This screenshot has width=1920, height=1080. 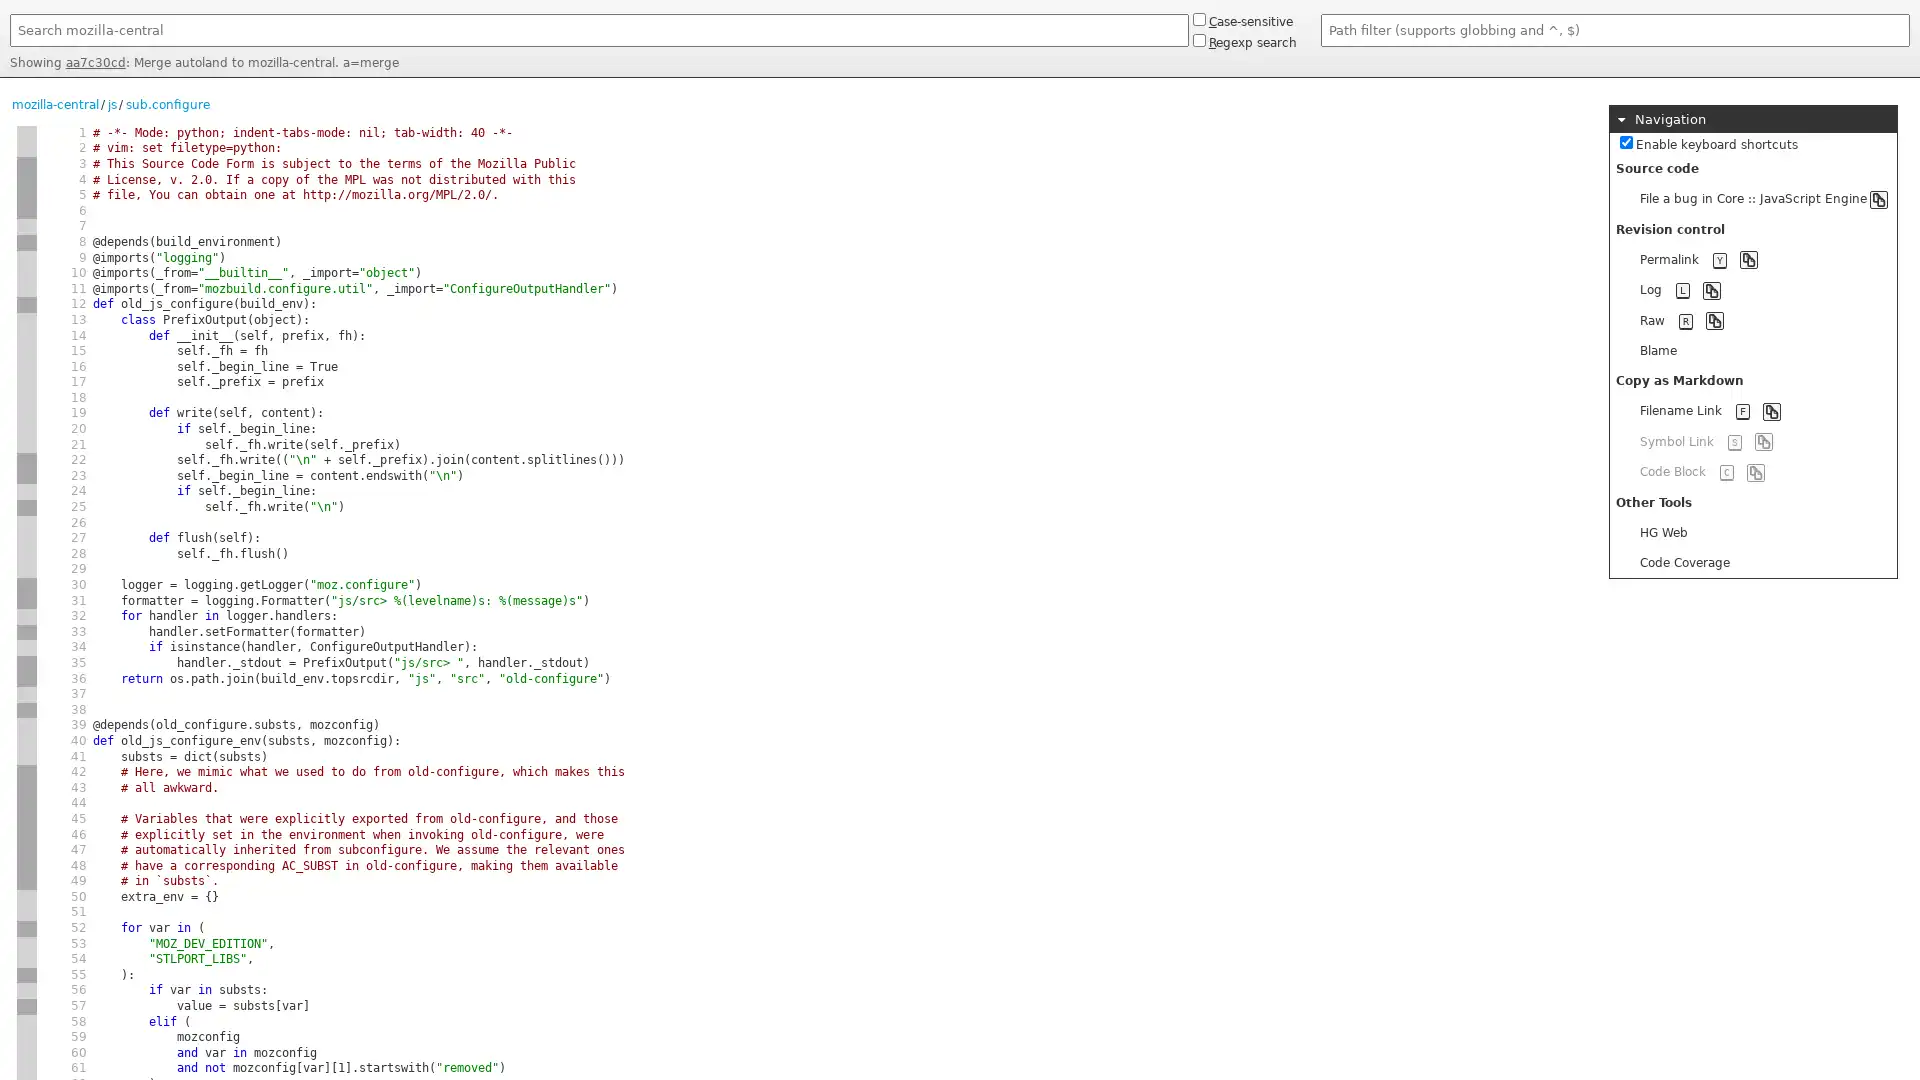 I want to click on same hash 2, so click(x=27, y=850).